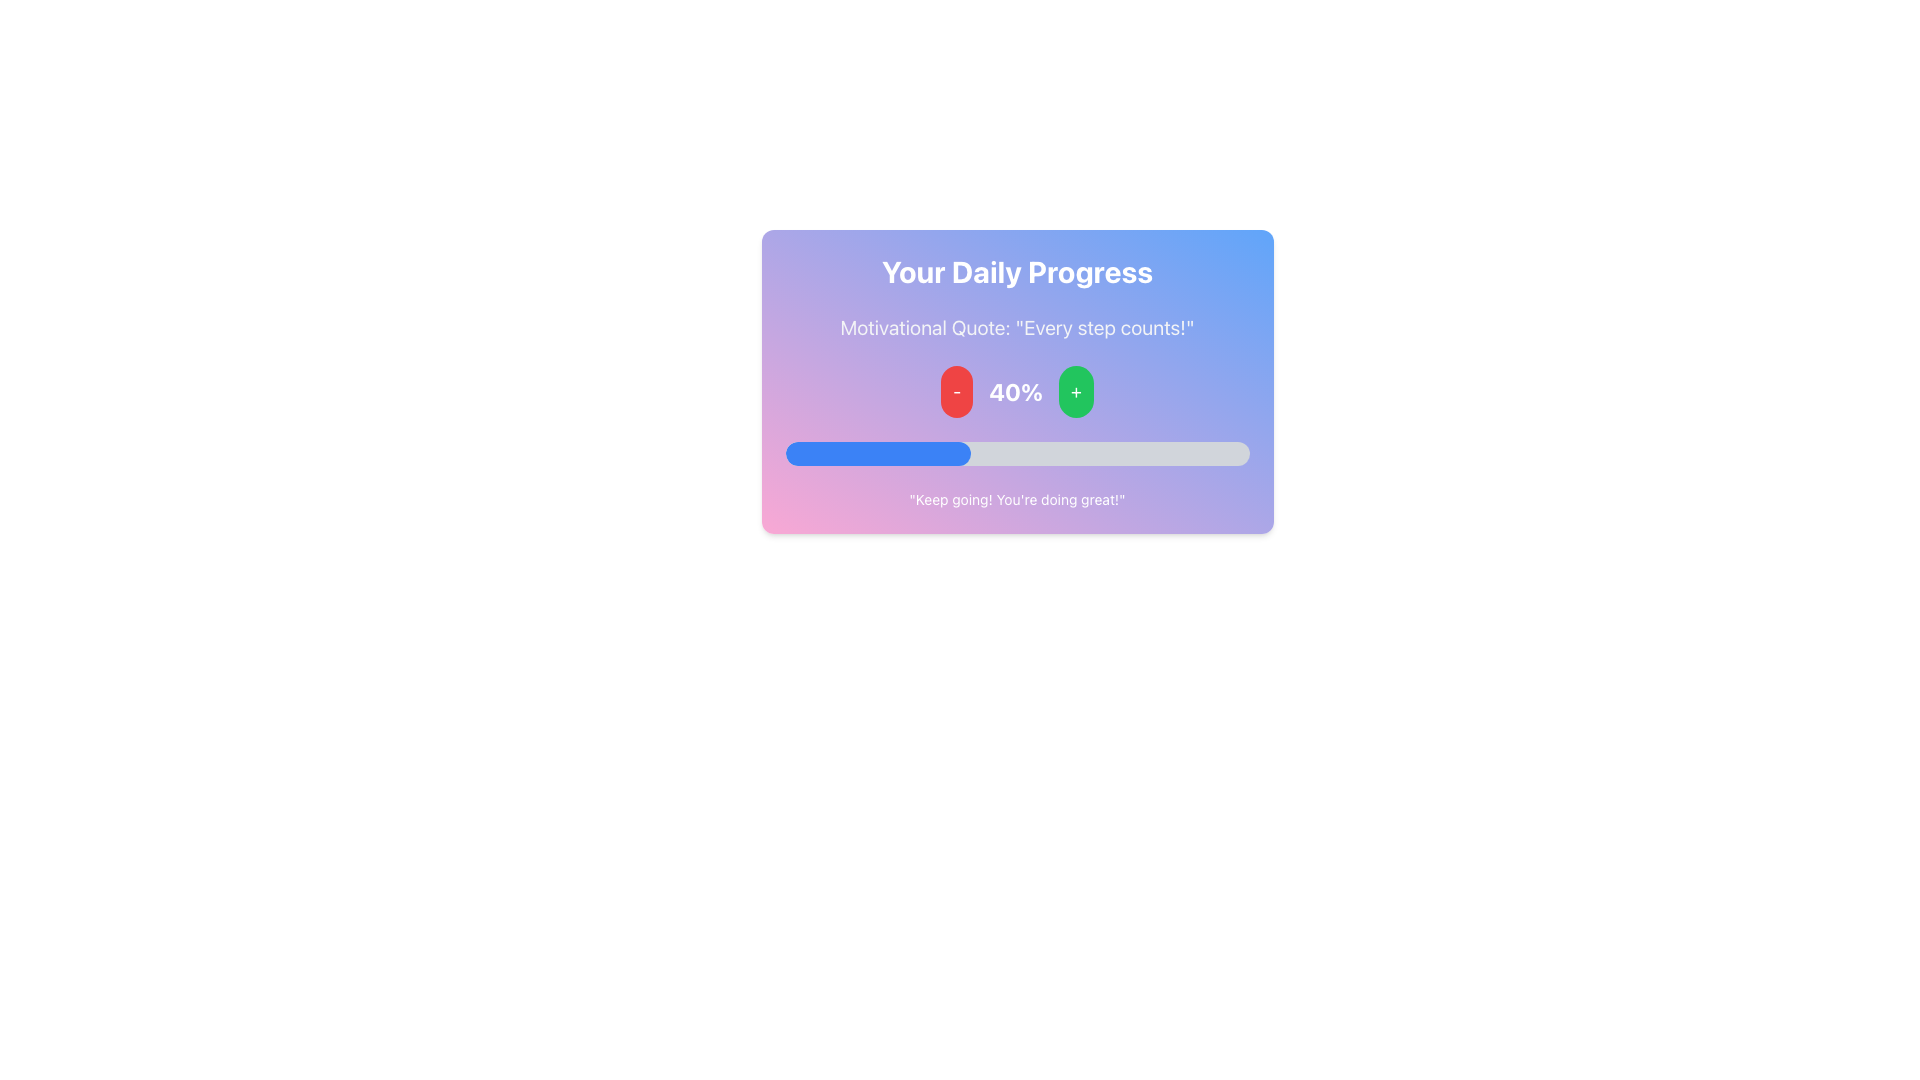 This screenshot has height=1080, width=1920. Describe the element at coordinates (1017, 499) in the screenshot. I see `the static text informational label that reads 'Keep going! You're doing great!' which is centrally positioned at the bottom of a card with a gradient background transitioning from pink to blue` at that location.